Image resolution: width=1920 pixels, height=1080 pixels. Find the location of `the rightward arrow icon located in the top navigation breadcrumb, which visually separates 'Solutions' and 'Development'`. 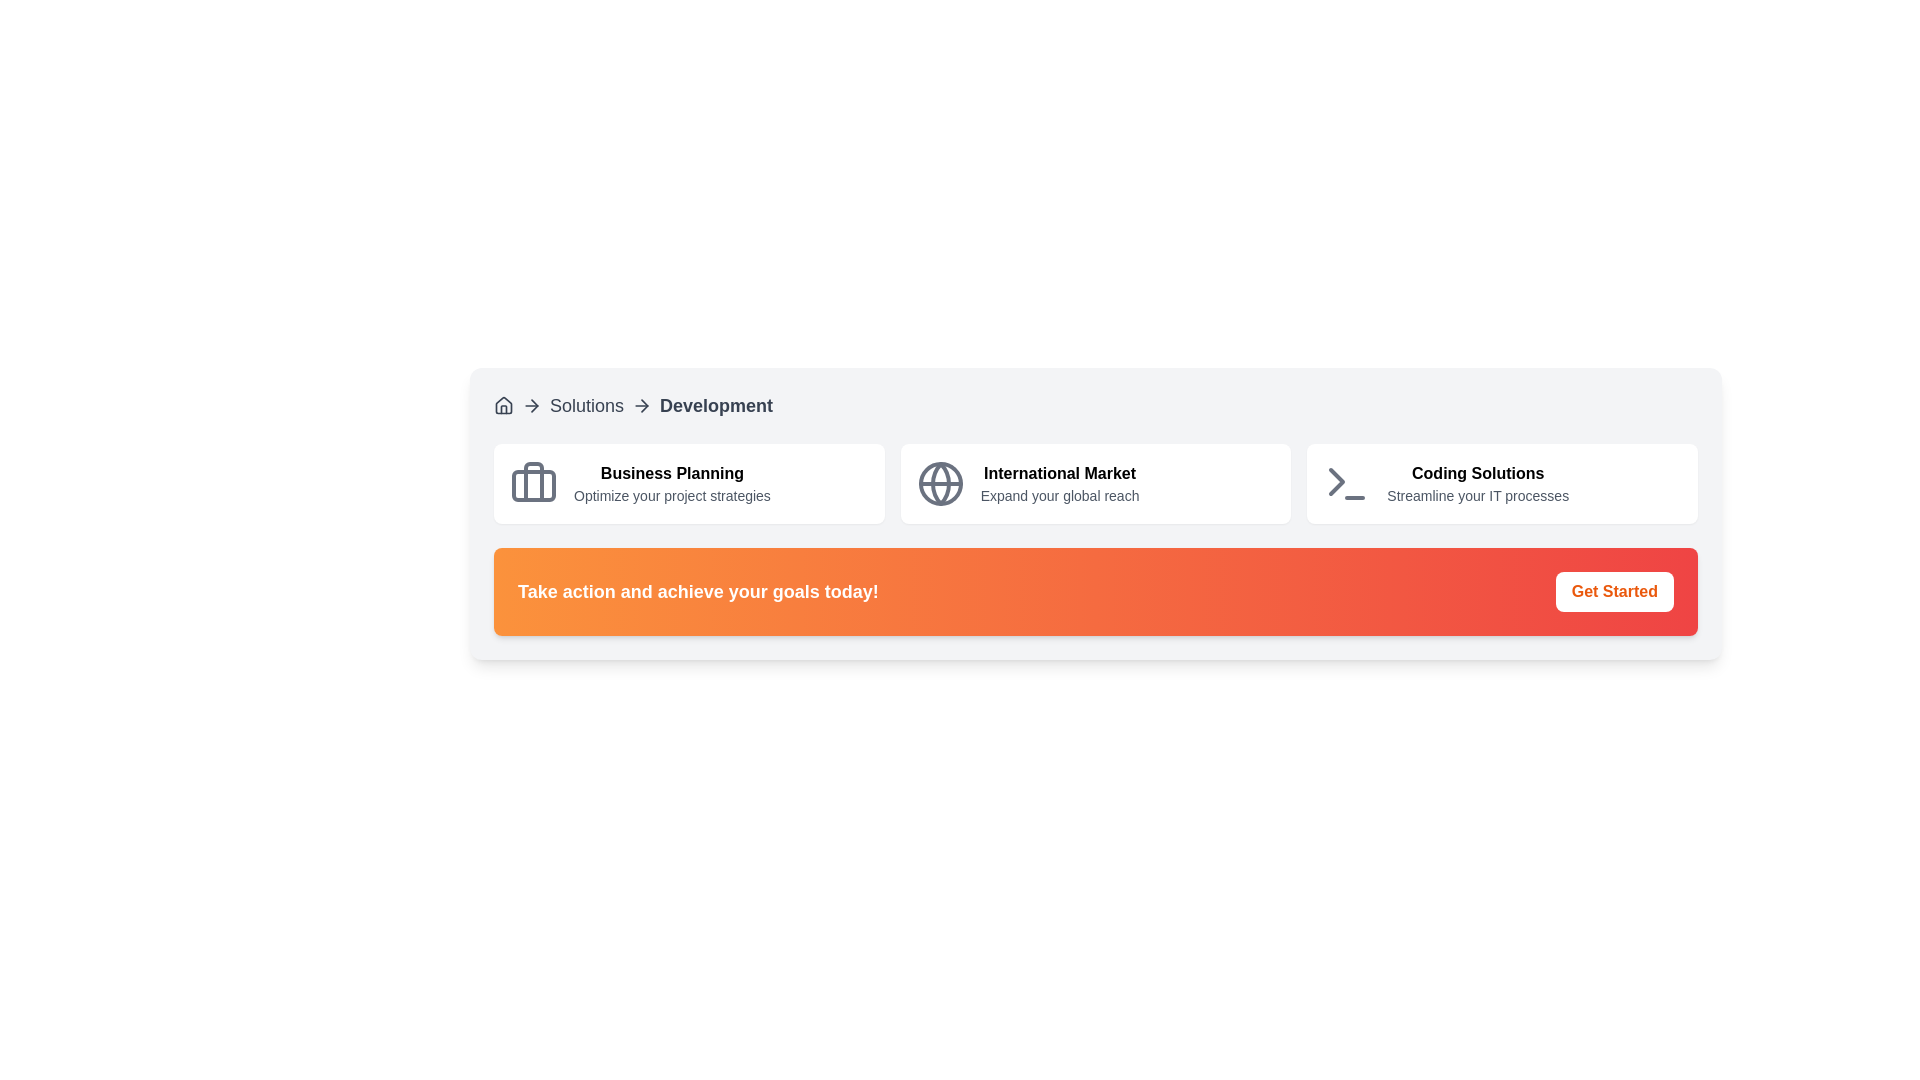

the rightward arrow icon located in the top navigation breadcrumb, which visually separates 'Solutions' and 'Development' is located at coordinates (642, 405).